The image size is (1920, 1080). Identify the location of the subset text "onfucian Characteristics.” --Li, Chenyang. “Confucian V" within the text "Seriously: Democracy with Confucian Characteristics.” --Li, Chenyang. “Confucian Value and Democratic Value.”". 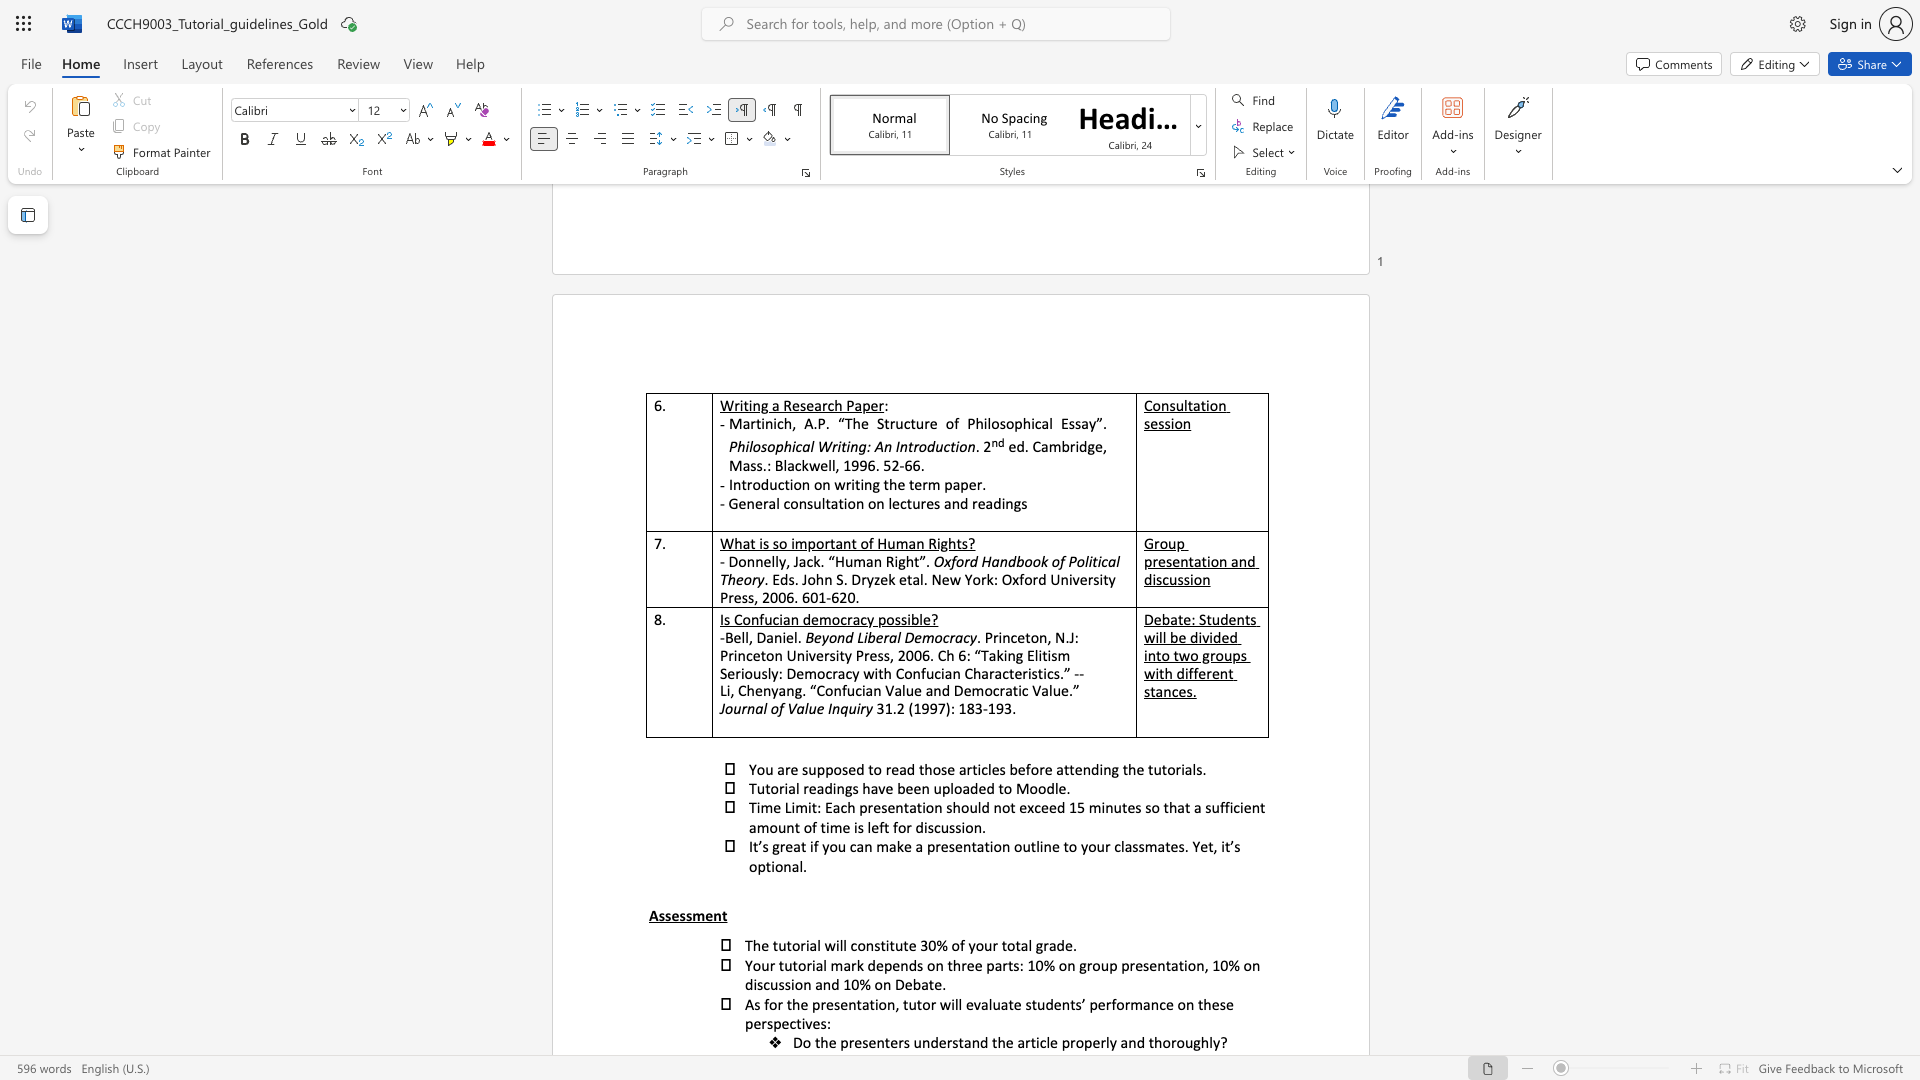
(903, 673).